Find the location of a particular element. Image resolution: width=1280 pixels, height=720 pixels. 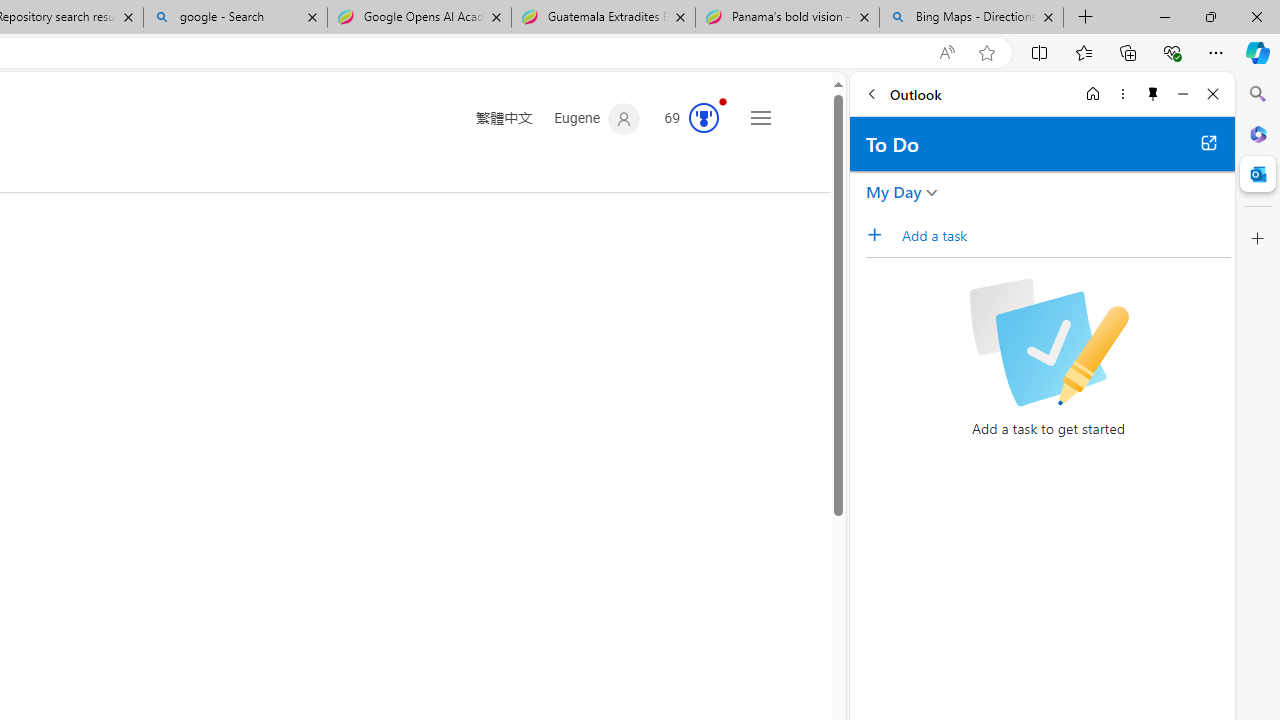

'Microsoft 365' is located at coordinates (1257, 133).